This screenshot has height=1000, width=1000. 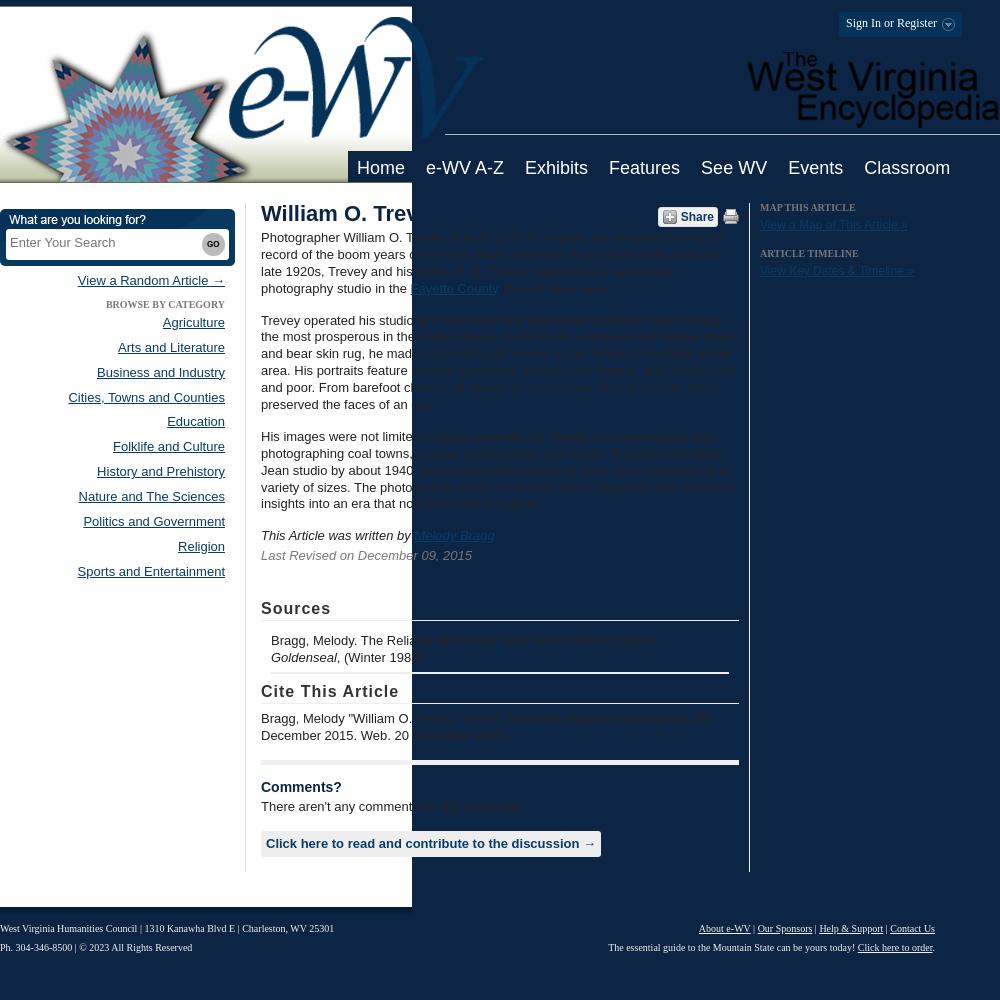 What do you see at coordinates (271, 640) in the screenshot?
I see `'Bragg, Melody.
  The Reliable Bill Trevey: Glen Jean's Photographer.'` at bounding box center [271, 640].